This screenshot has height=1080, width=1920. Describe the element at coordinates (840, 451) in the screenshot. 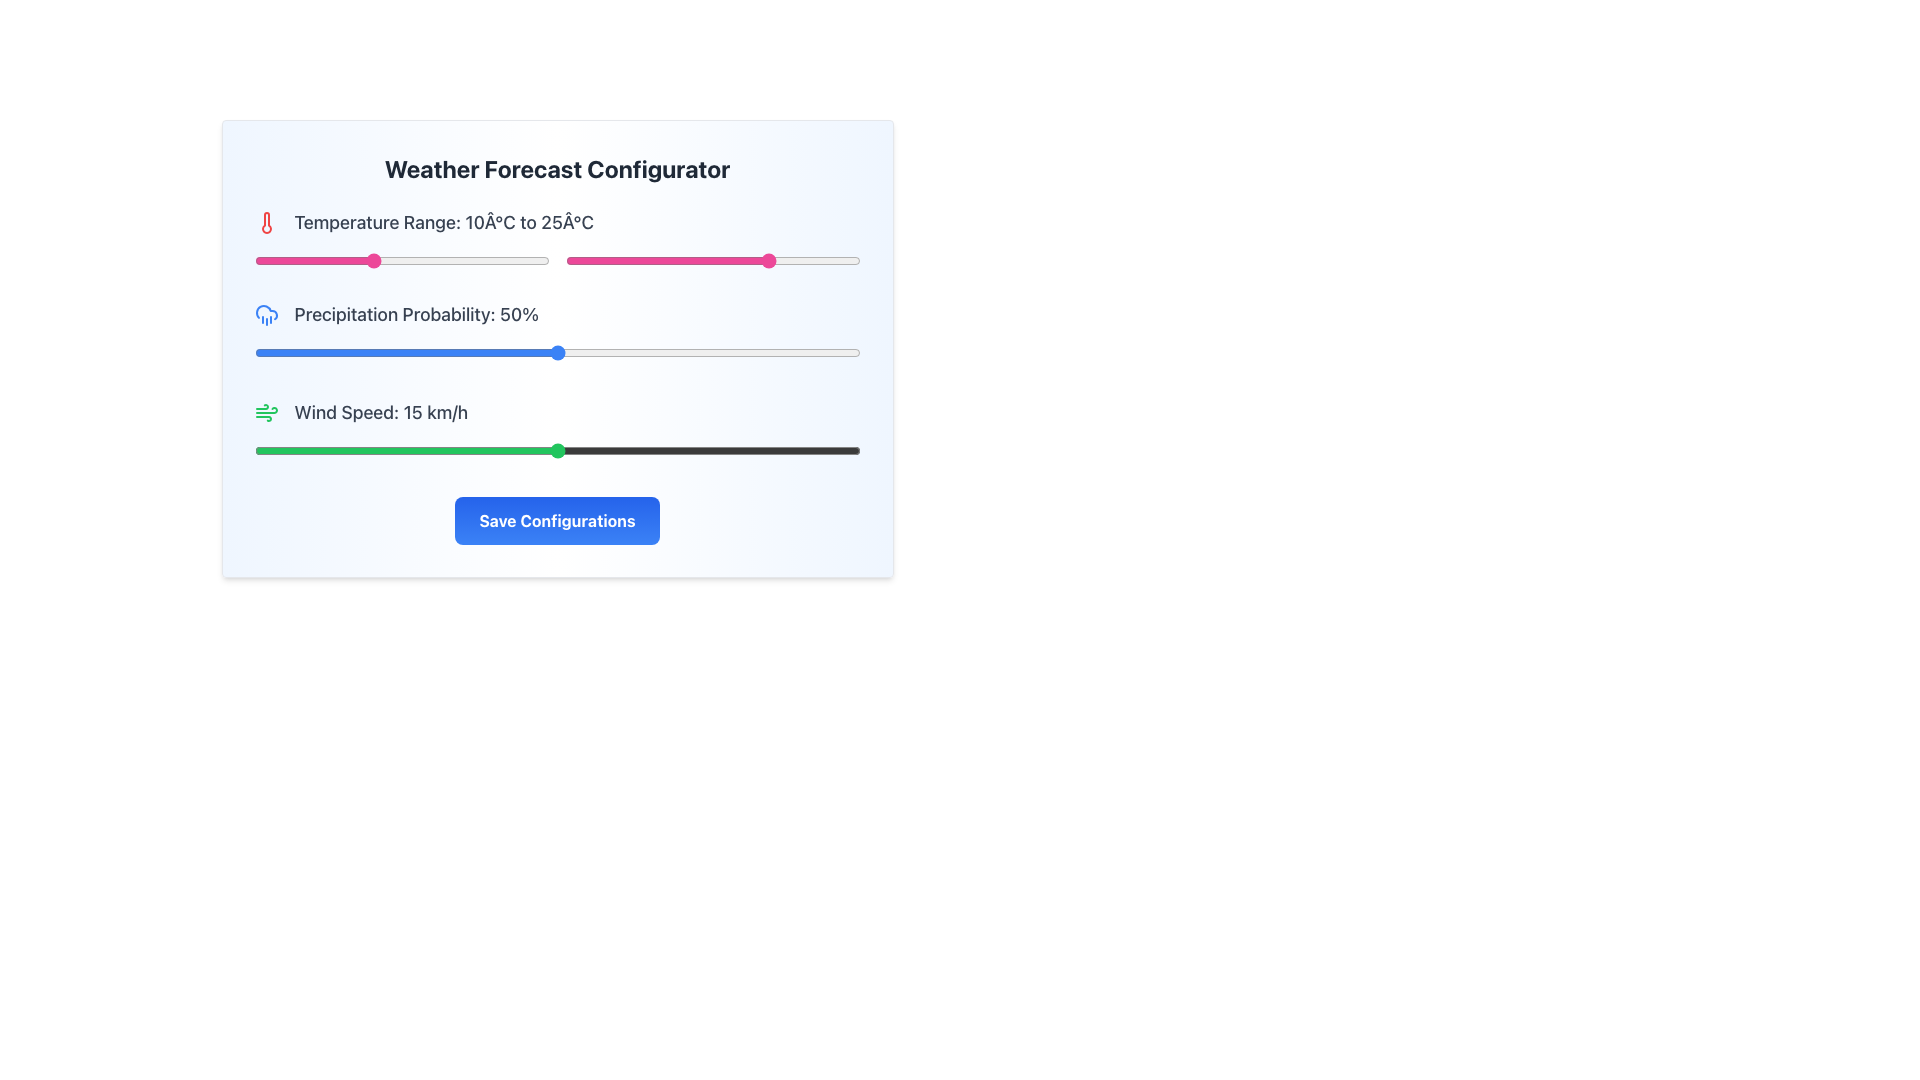

I see `wind speed` at that location.